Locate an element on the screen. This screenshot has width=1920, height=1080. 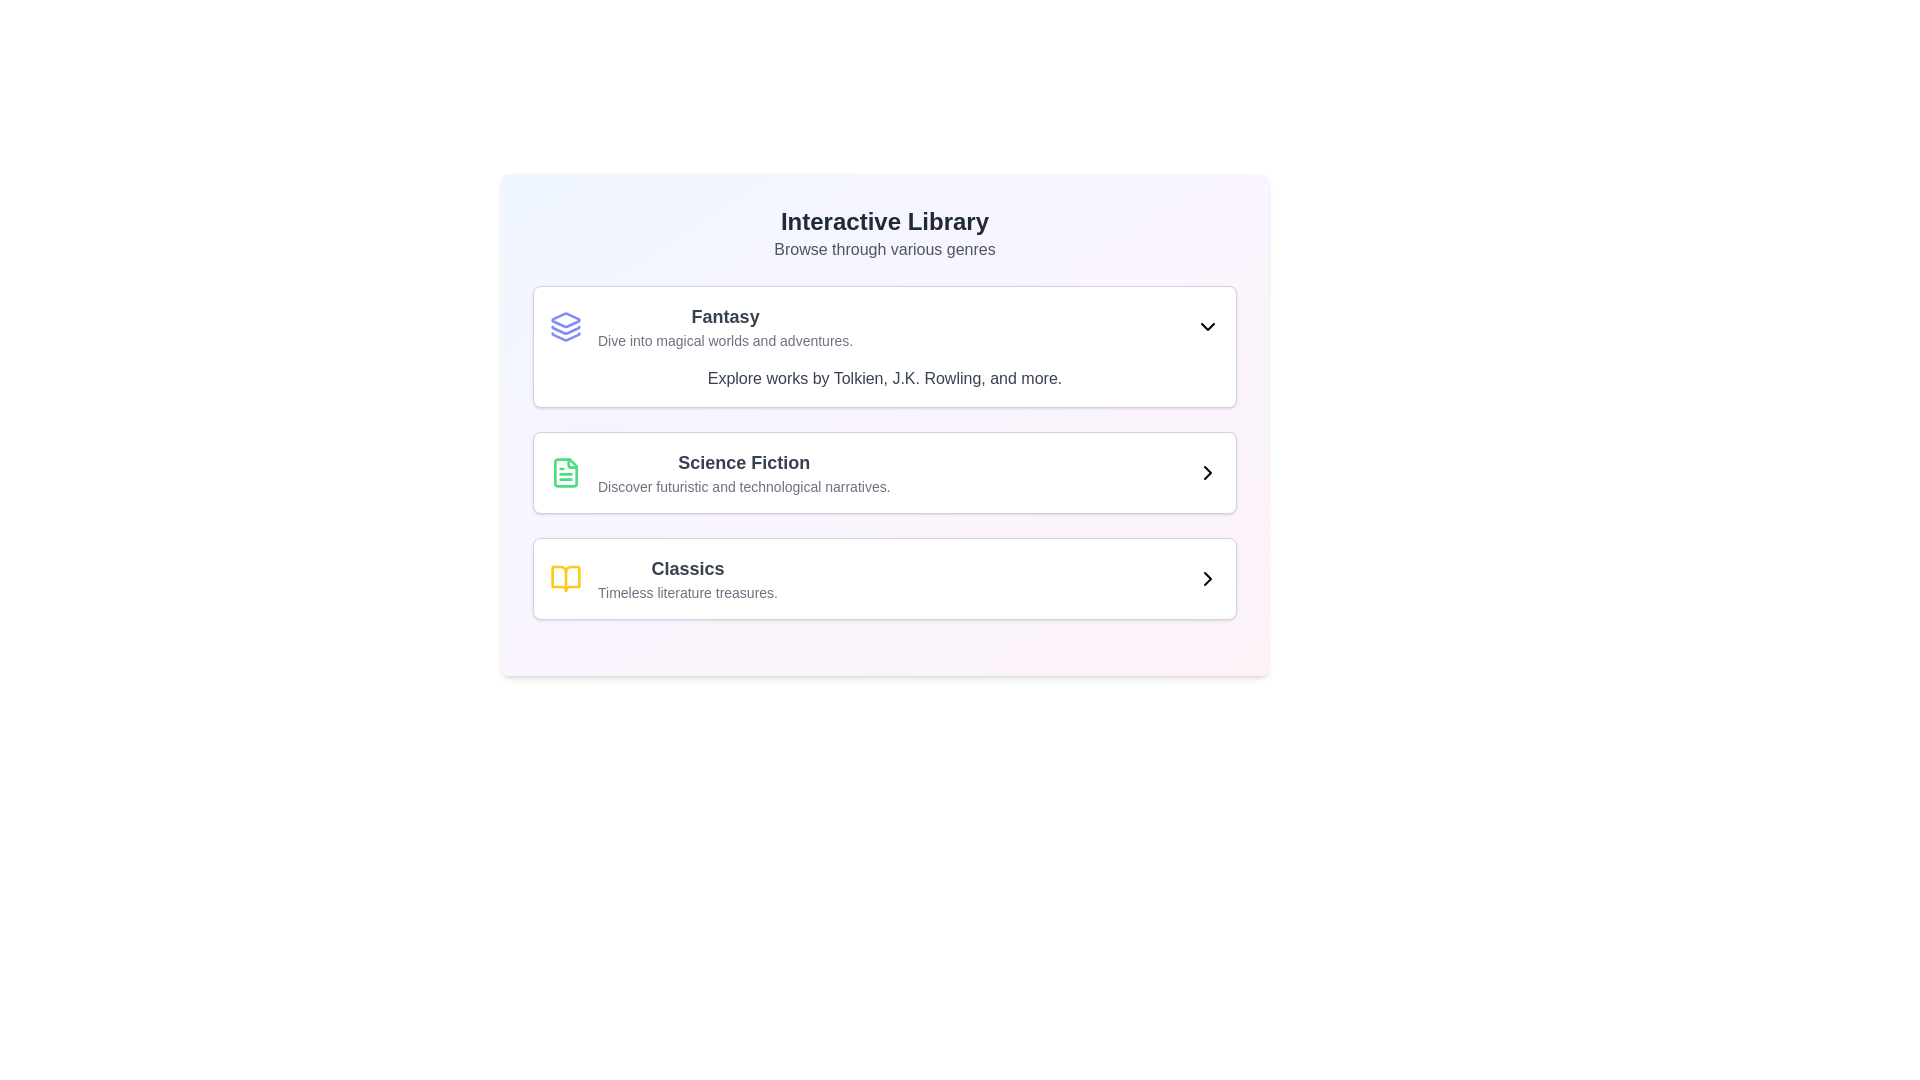
the Dropdown indicator icon (chevron downward) next to the 'Fantasy' category to visualize interactivity or a tooltip is located at coordinates (1207, 326).